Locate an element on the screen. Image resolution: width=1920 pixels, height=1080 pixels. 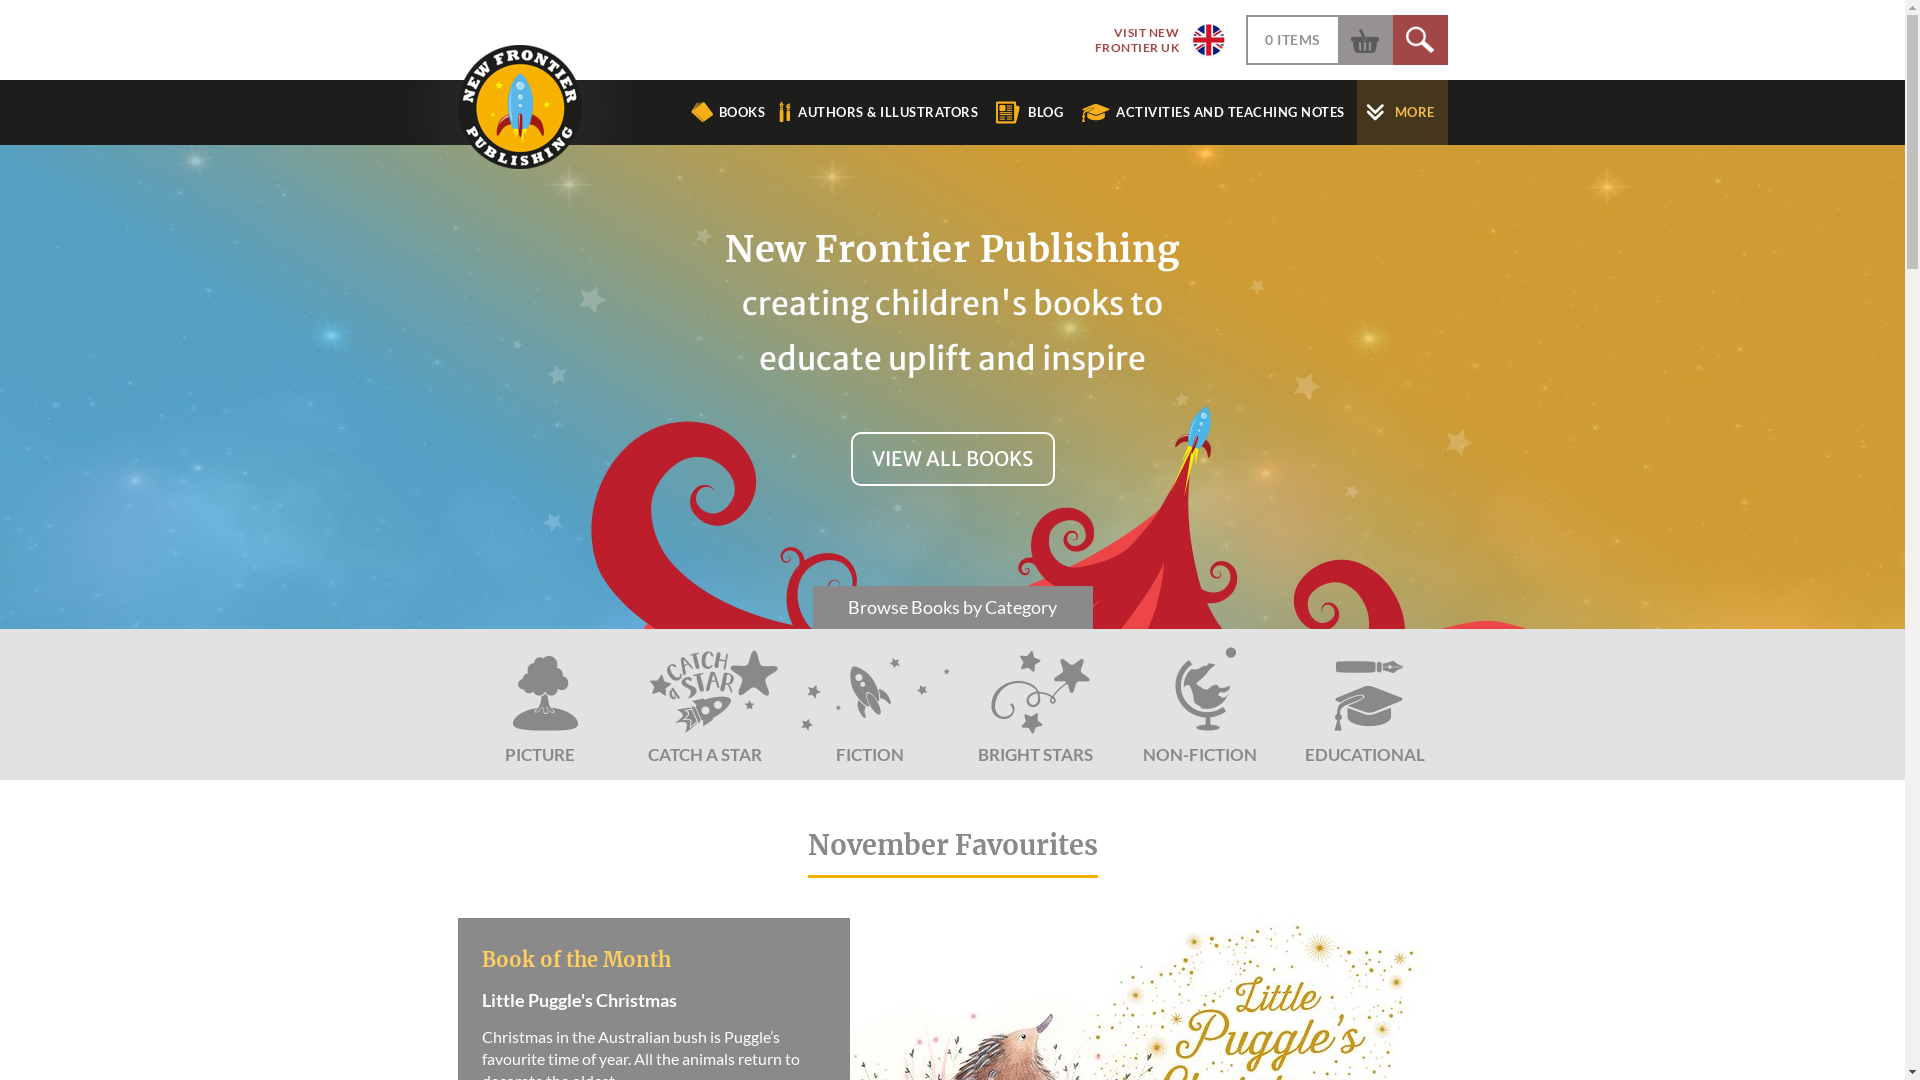
'VIEW ALL BOOKS' is located at coordinates (950, 459).